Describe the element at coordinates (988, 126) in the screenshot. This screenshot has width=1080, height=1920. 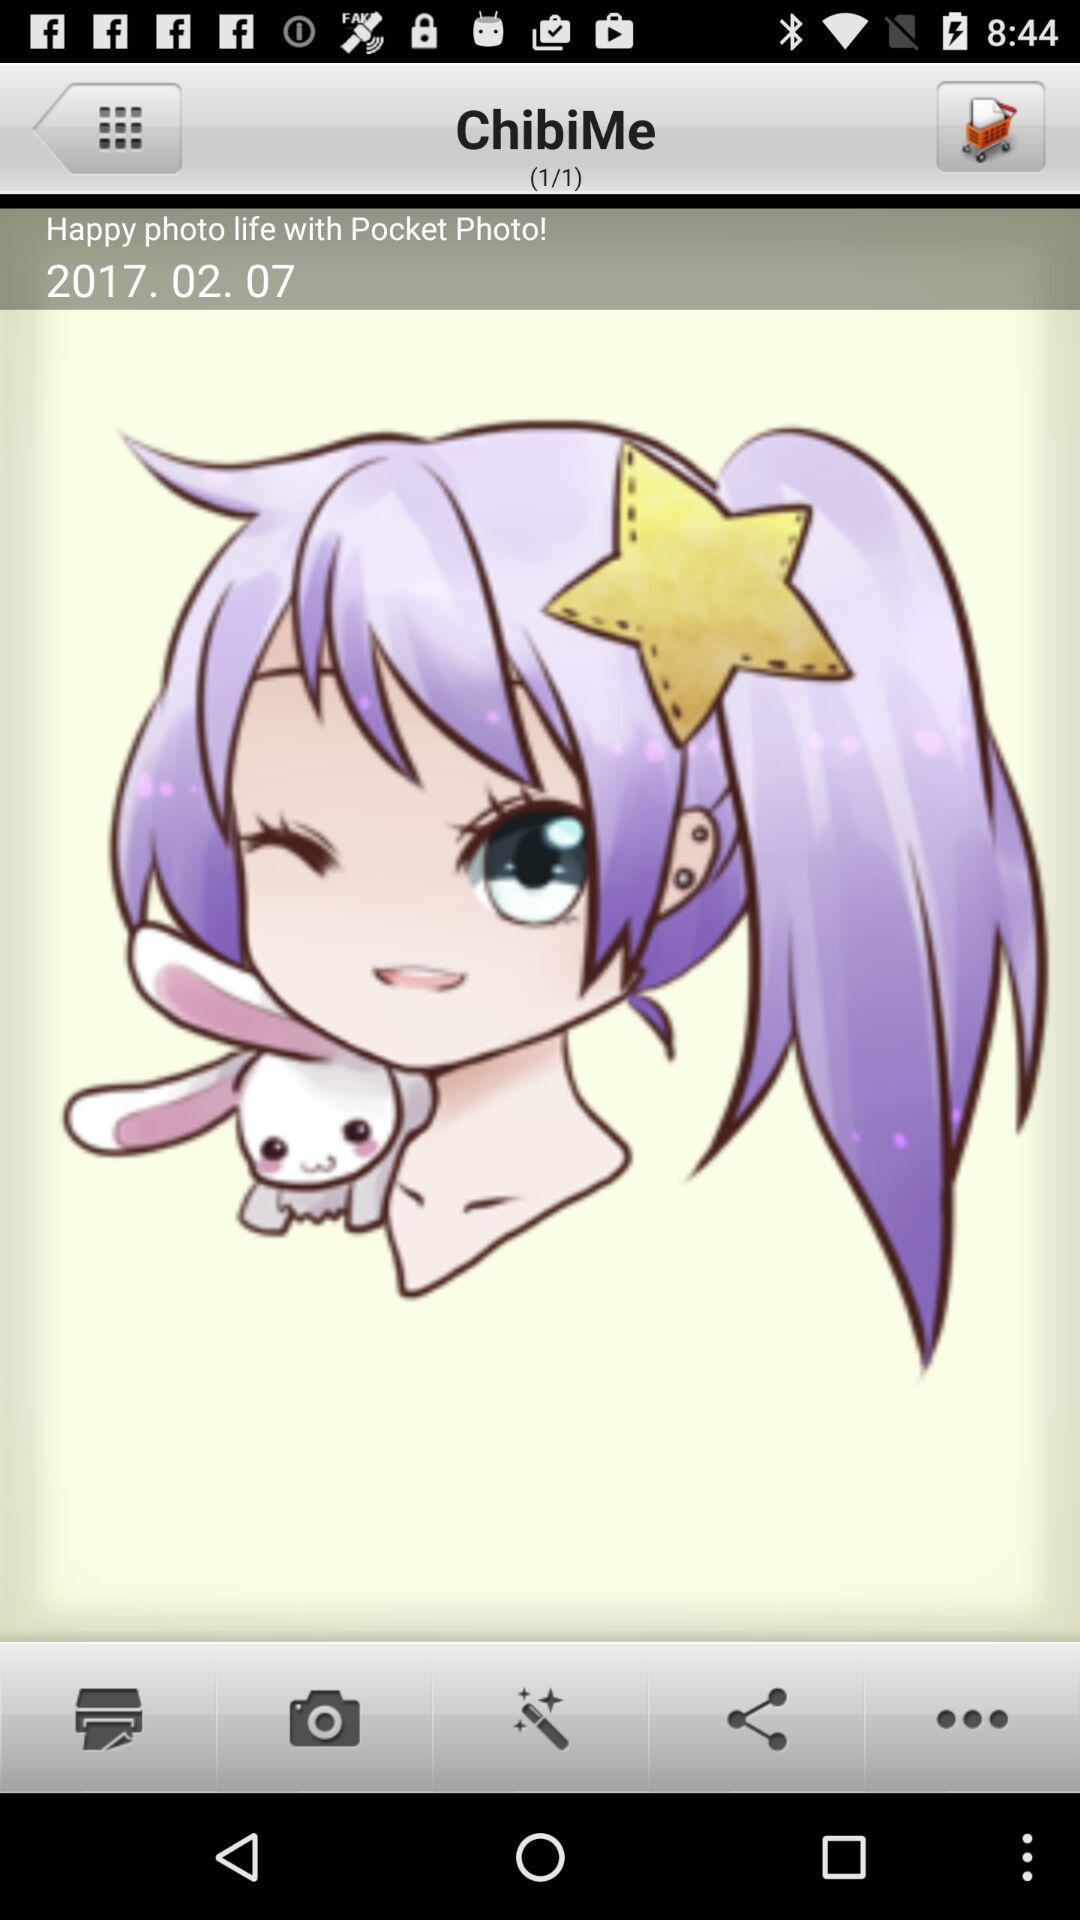
I see `the app next to the chibime` at that location.